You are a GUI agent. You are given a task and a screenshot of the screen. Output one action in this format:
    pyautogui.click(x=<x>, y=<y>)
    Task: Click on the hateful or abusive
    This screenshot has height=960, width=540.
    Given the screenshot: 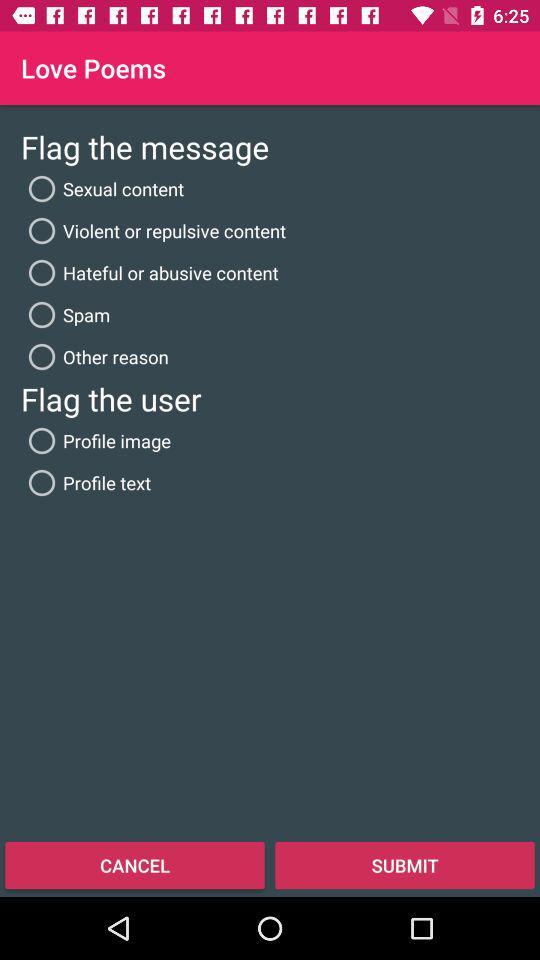 What is the action you would take?
    pyautogui.click(x=148, y=272)
    